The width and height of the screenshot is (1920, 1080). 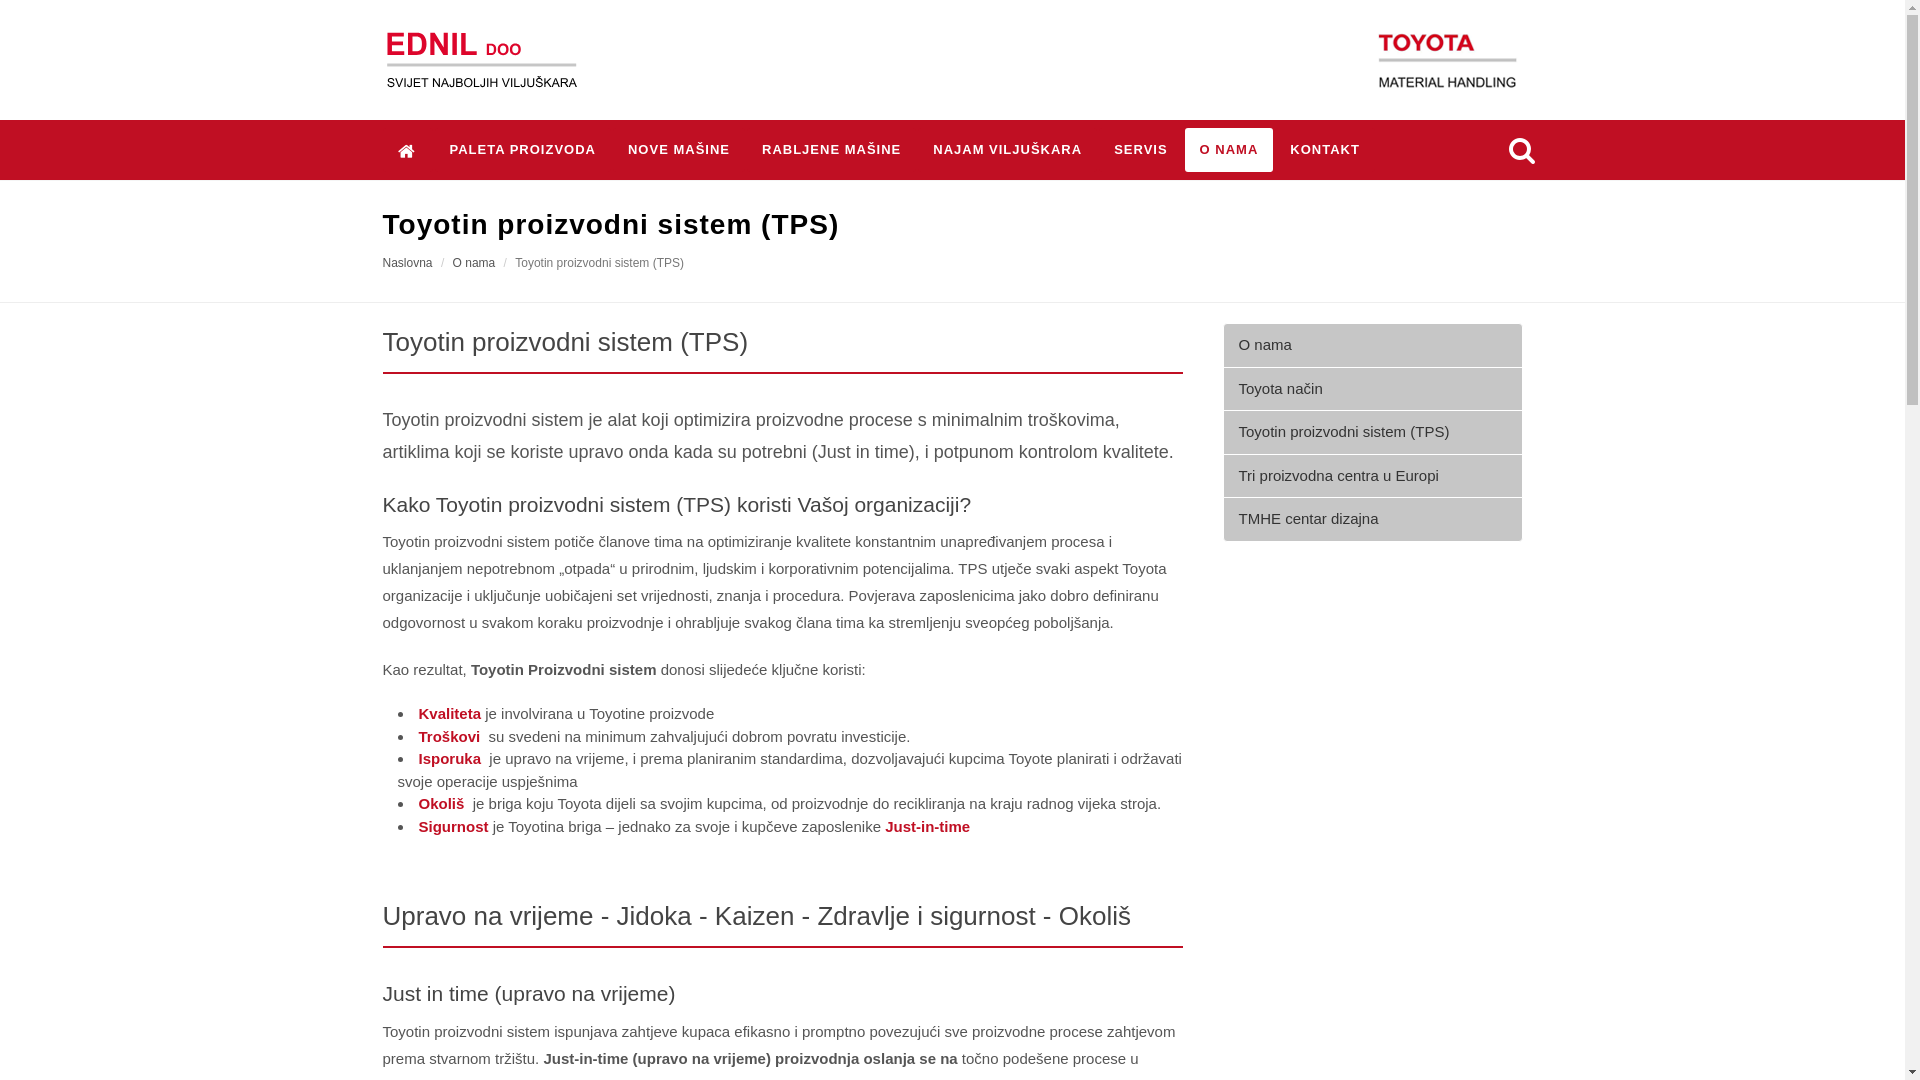 I want to click on 'Just-in-time', so click(x=926, y=826).